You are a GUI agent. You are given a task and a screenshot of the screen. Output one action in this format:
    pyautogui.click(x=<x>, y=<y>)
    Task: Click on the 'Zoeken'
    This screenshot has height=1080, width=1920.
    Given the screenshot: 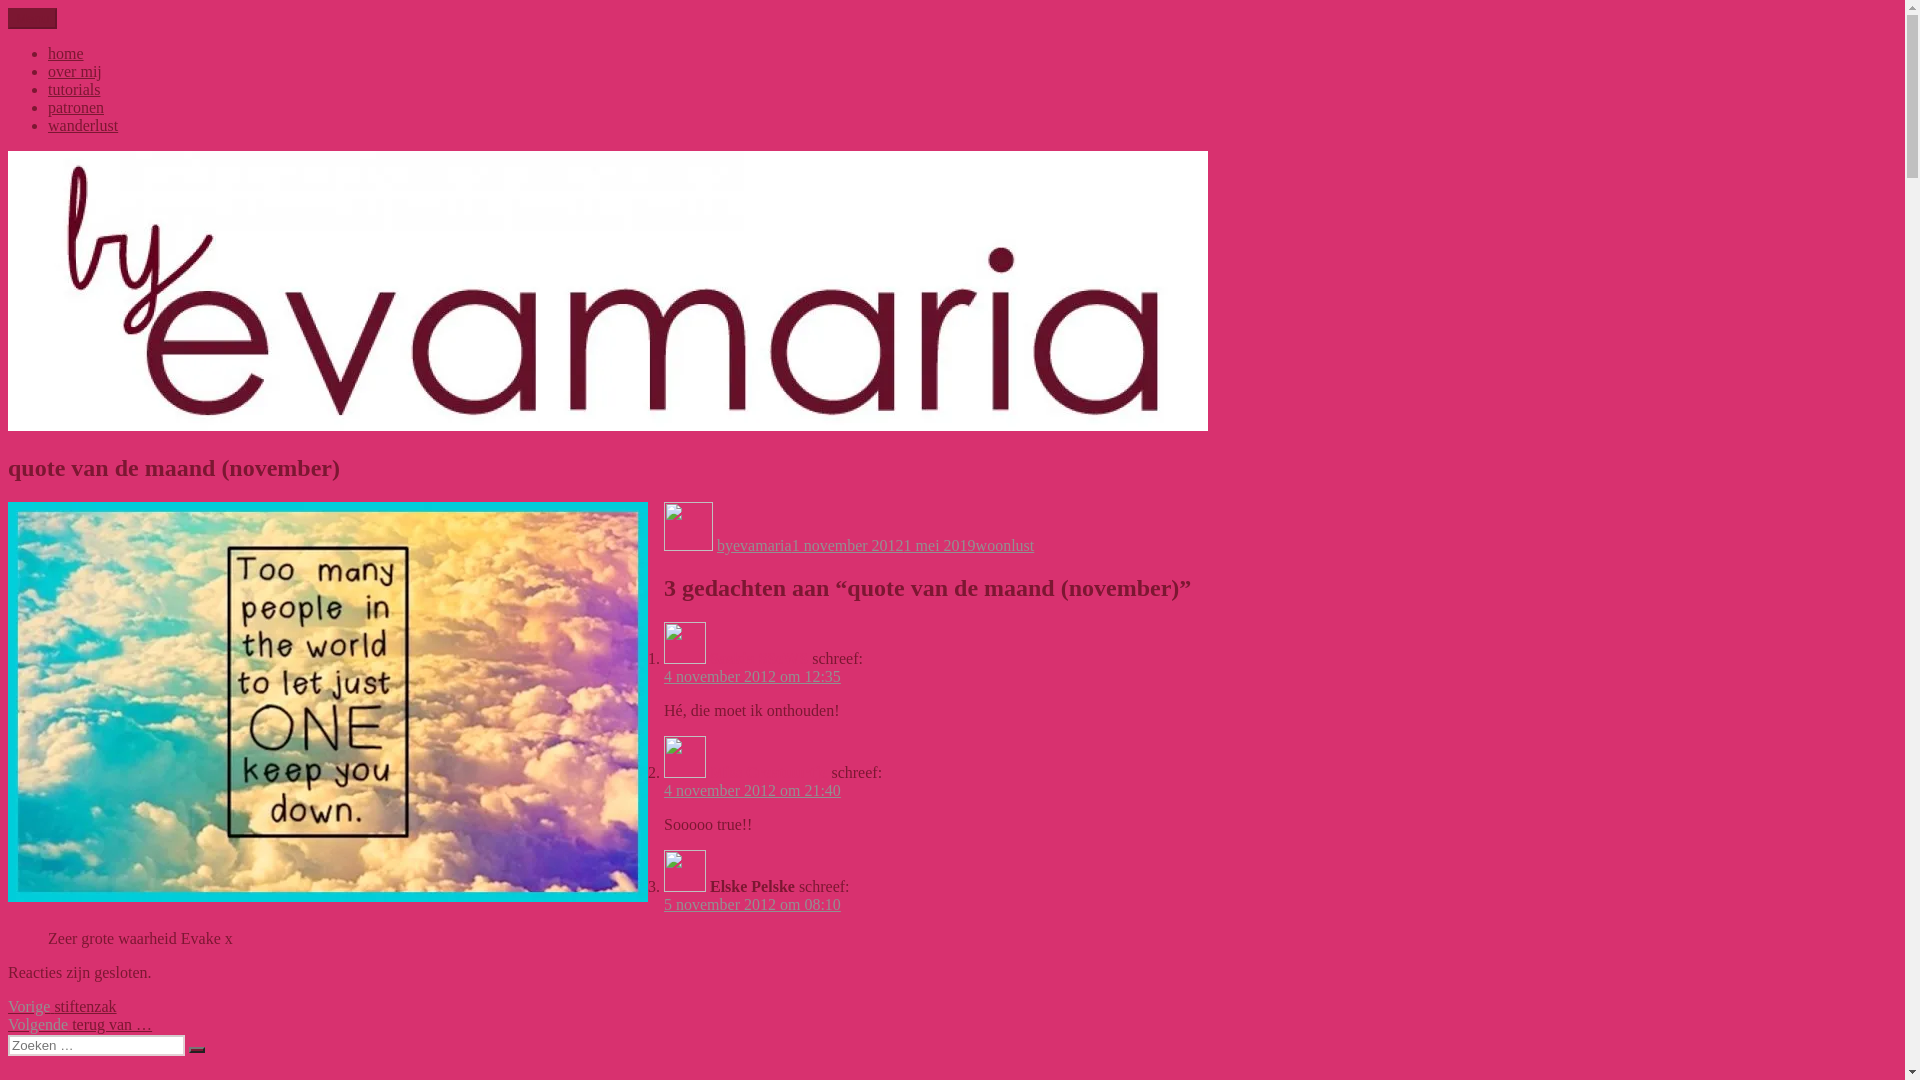 What is the action you would take?
    pyautogui.click(x=196, y=1048)
    